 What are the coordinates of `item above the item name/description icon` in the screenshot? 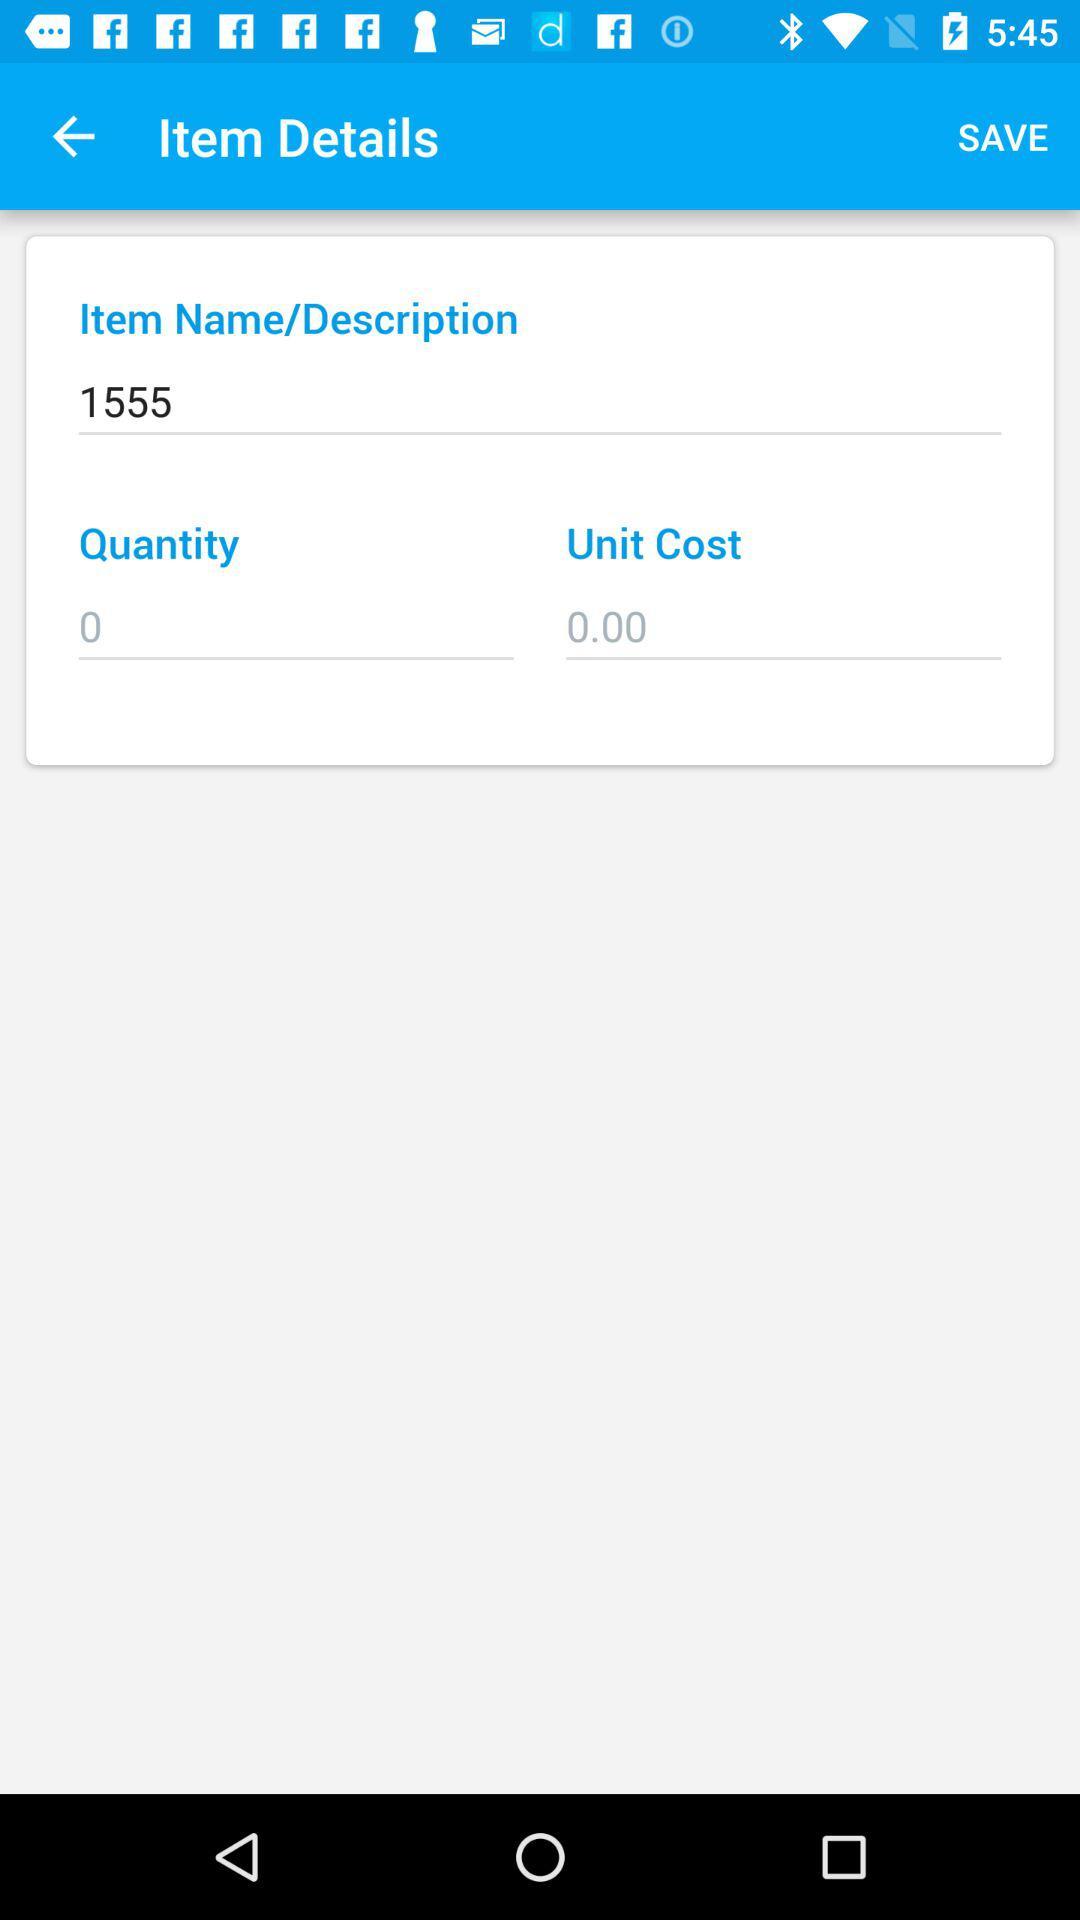 It's located at (72, 135).